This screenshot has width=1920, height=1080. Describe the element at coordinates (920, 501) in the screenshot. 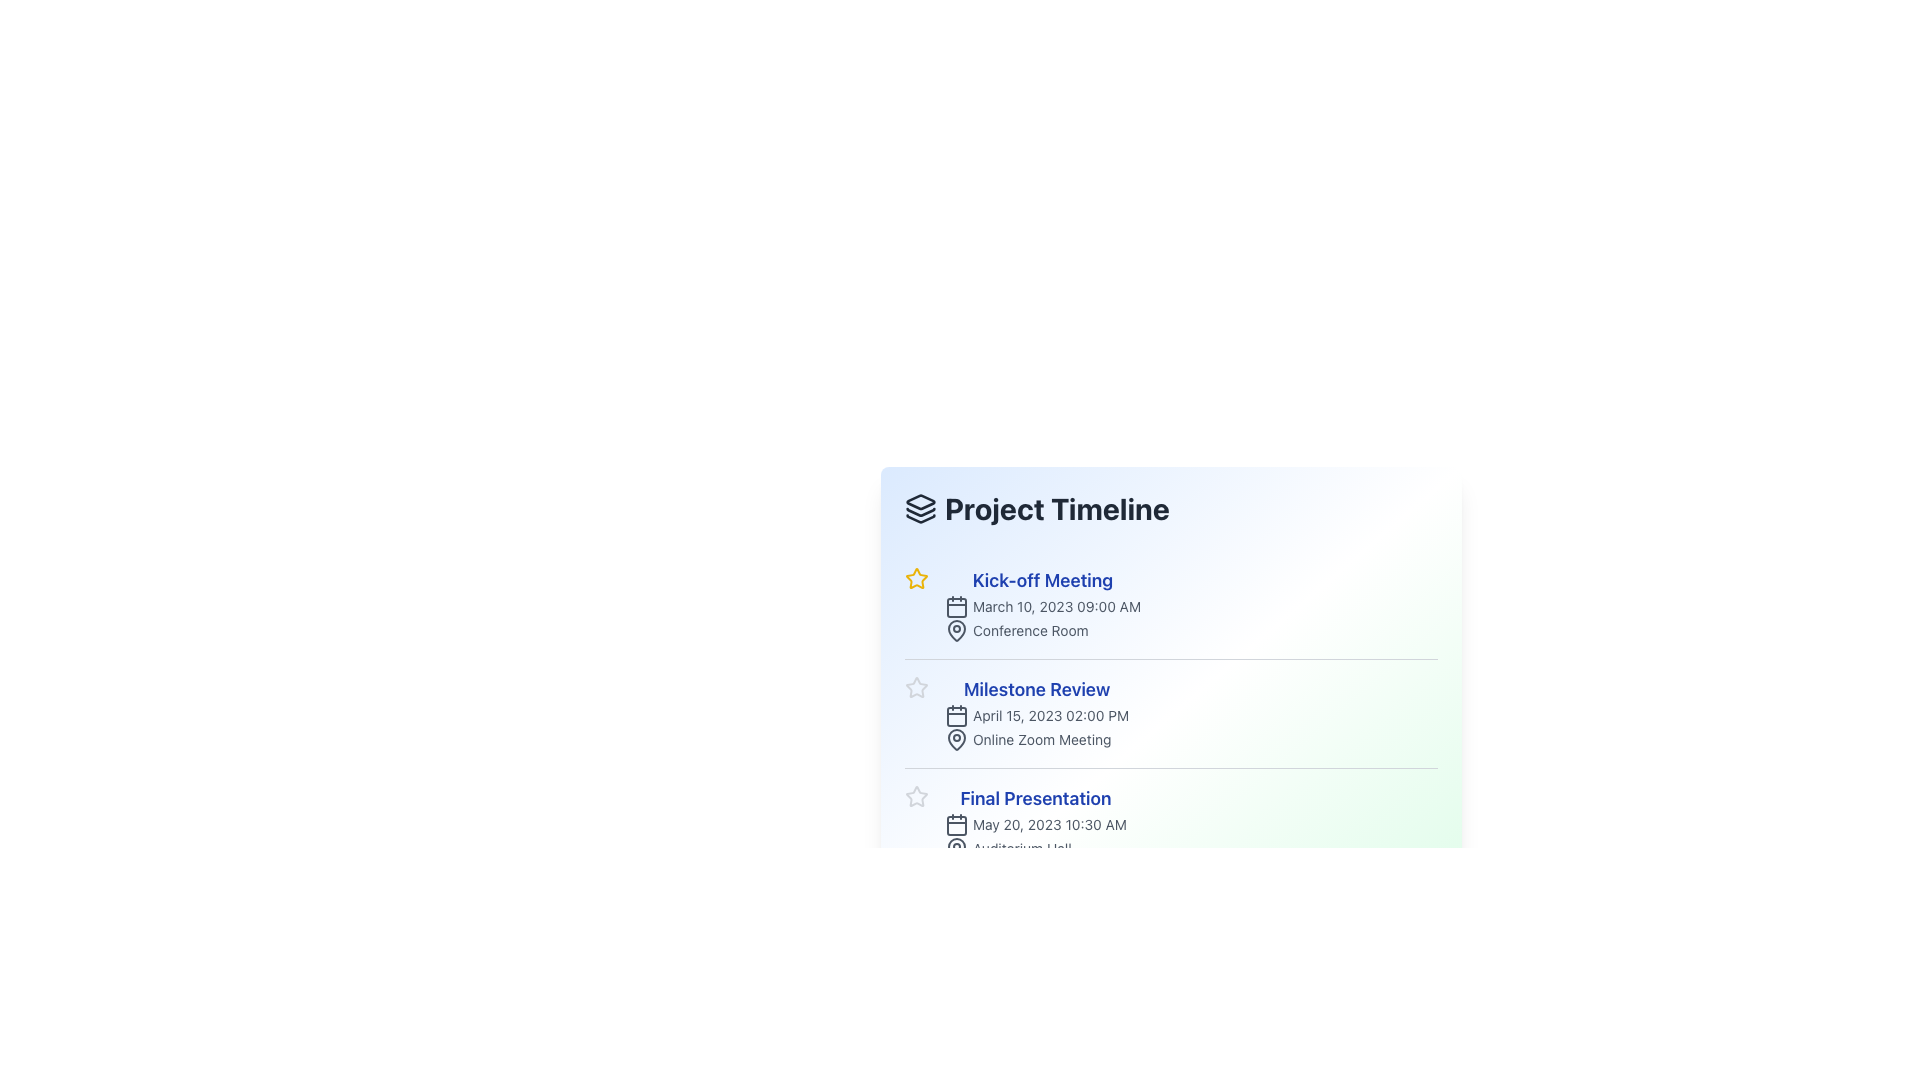

I see `the decorative icon representing the 'Project Timeline' section, which is positioned at the top-left corner of the card adjacent to the title text` at that location.